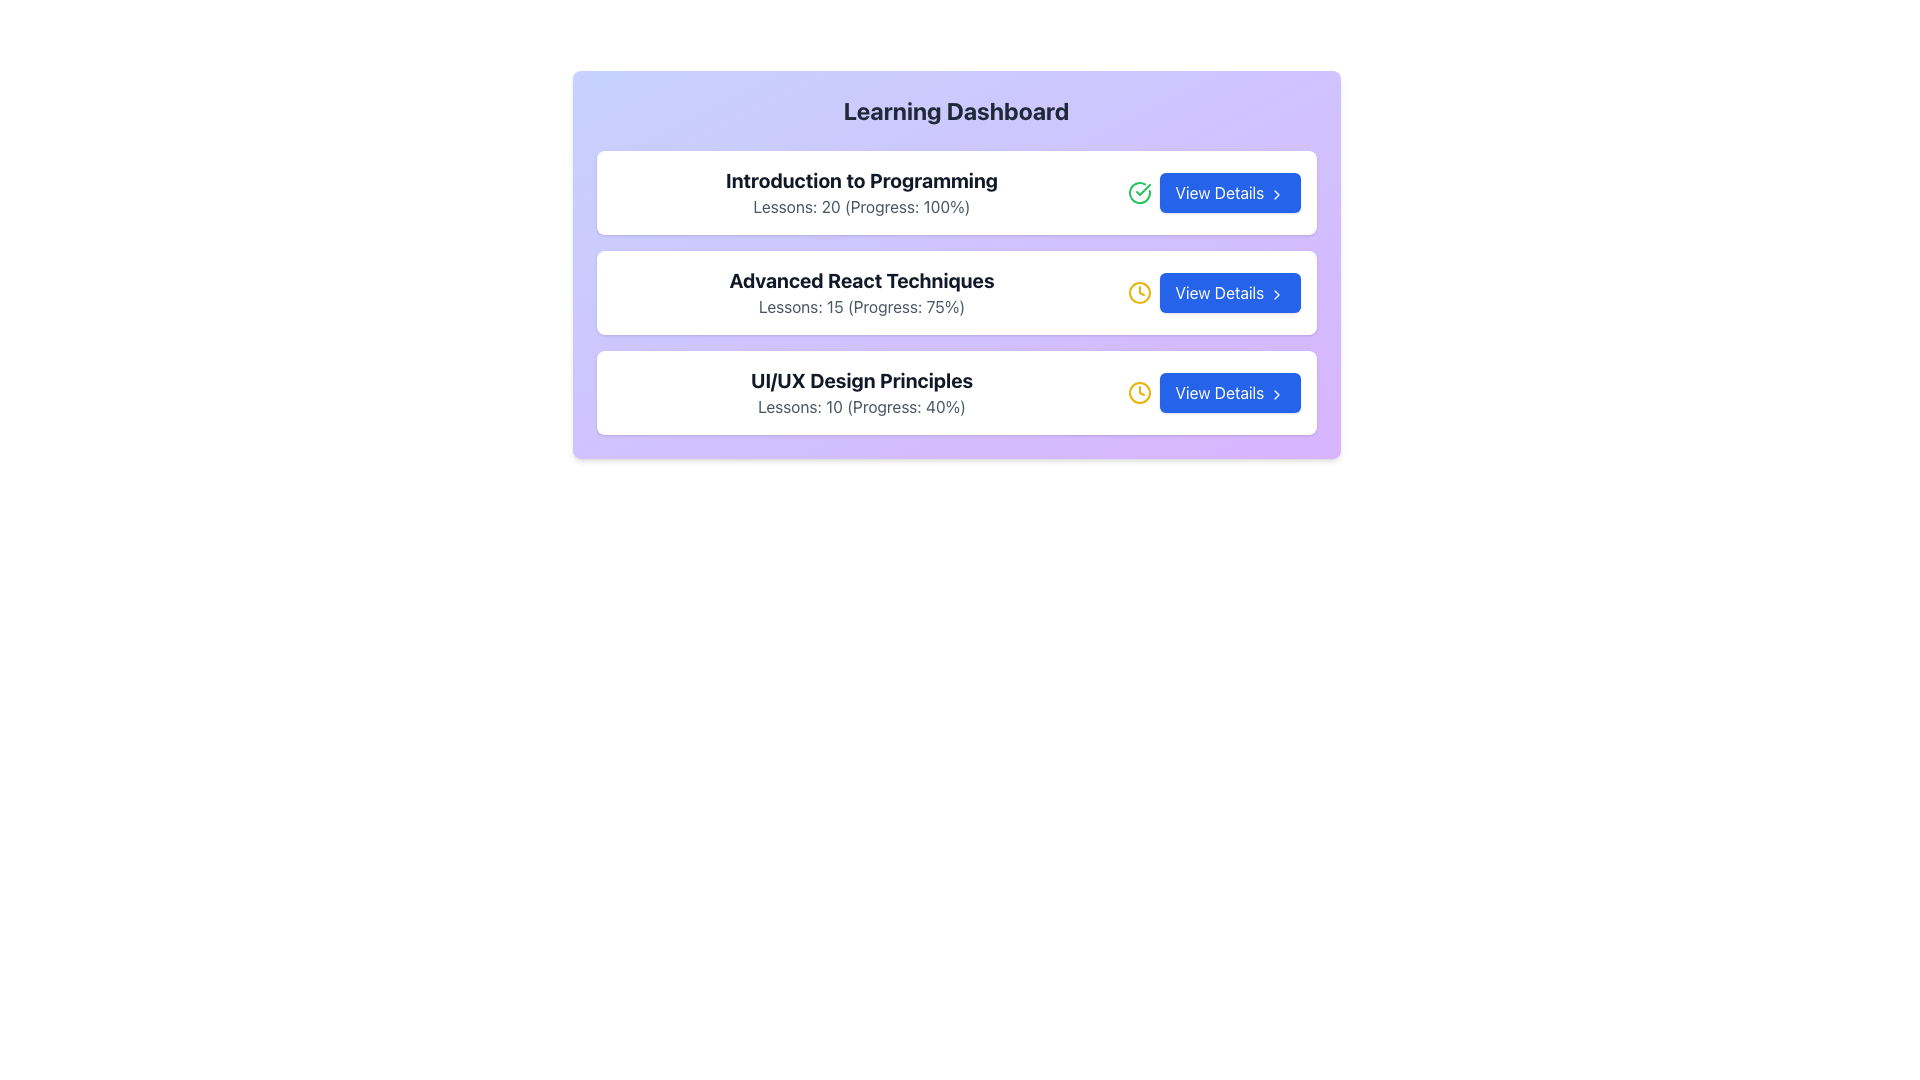 This screenshot has width=1920, height=1080. Describe the element at coordinates (862, 293) in the screenshot. I see `text from the second item in the learning modules list, which displays 'Advanced React Techniques' and 'Lessons: 15 (Progress: 75%)'` at that location.